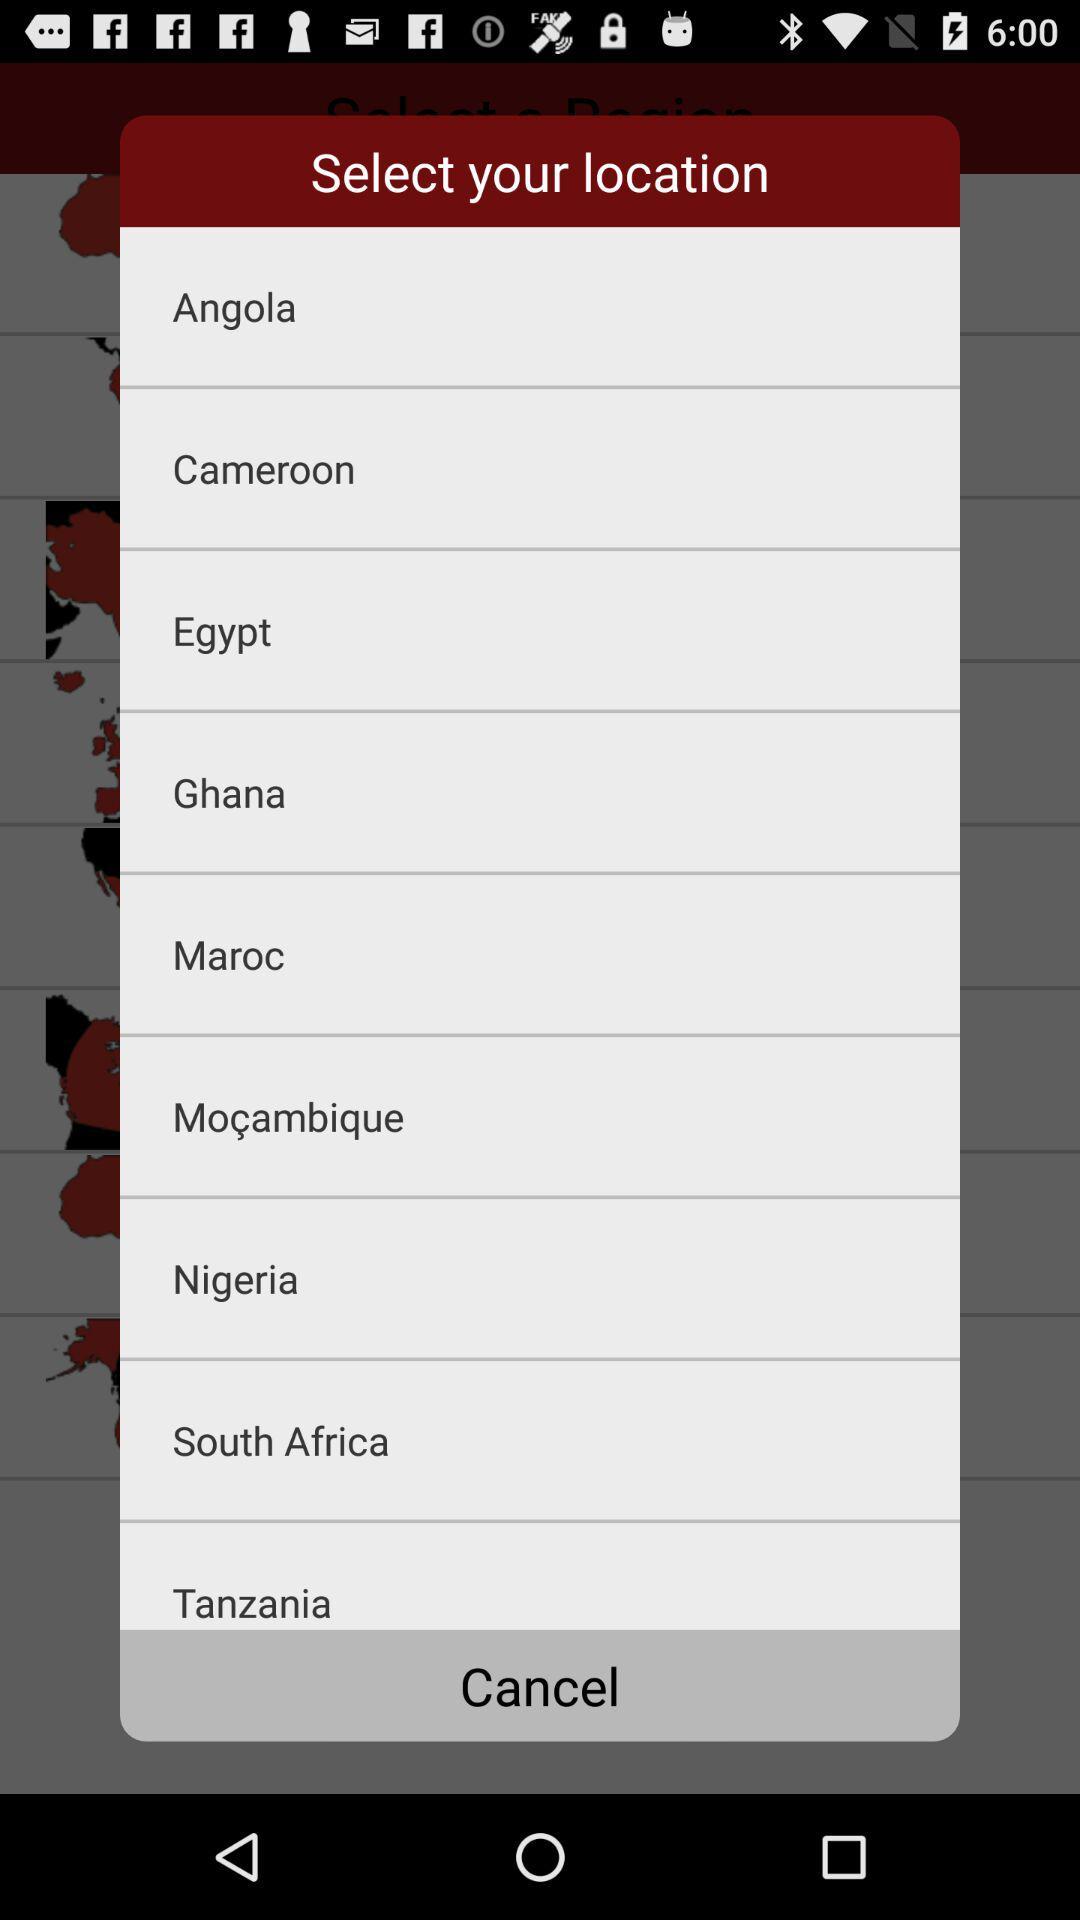 The height and width of the screenshot is (1920, 1080). I want to click on cameroon item, so click(566, 467).